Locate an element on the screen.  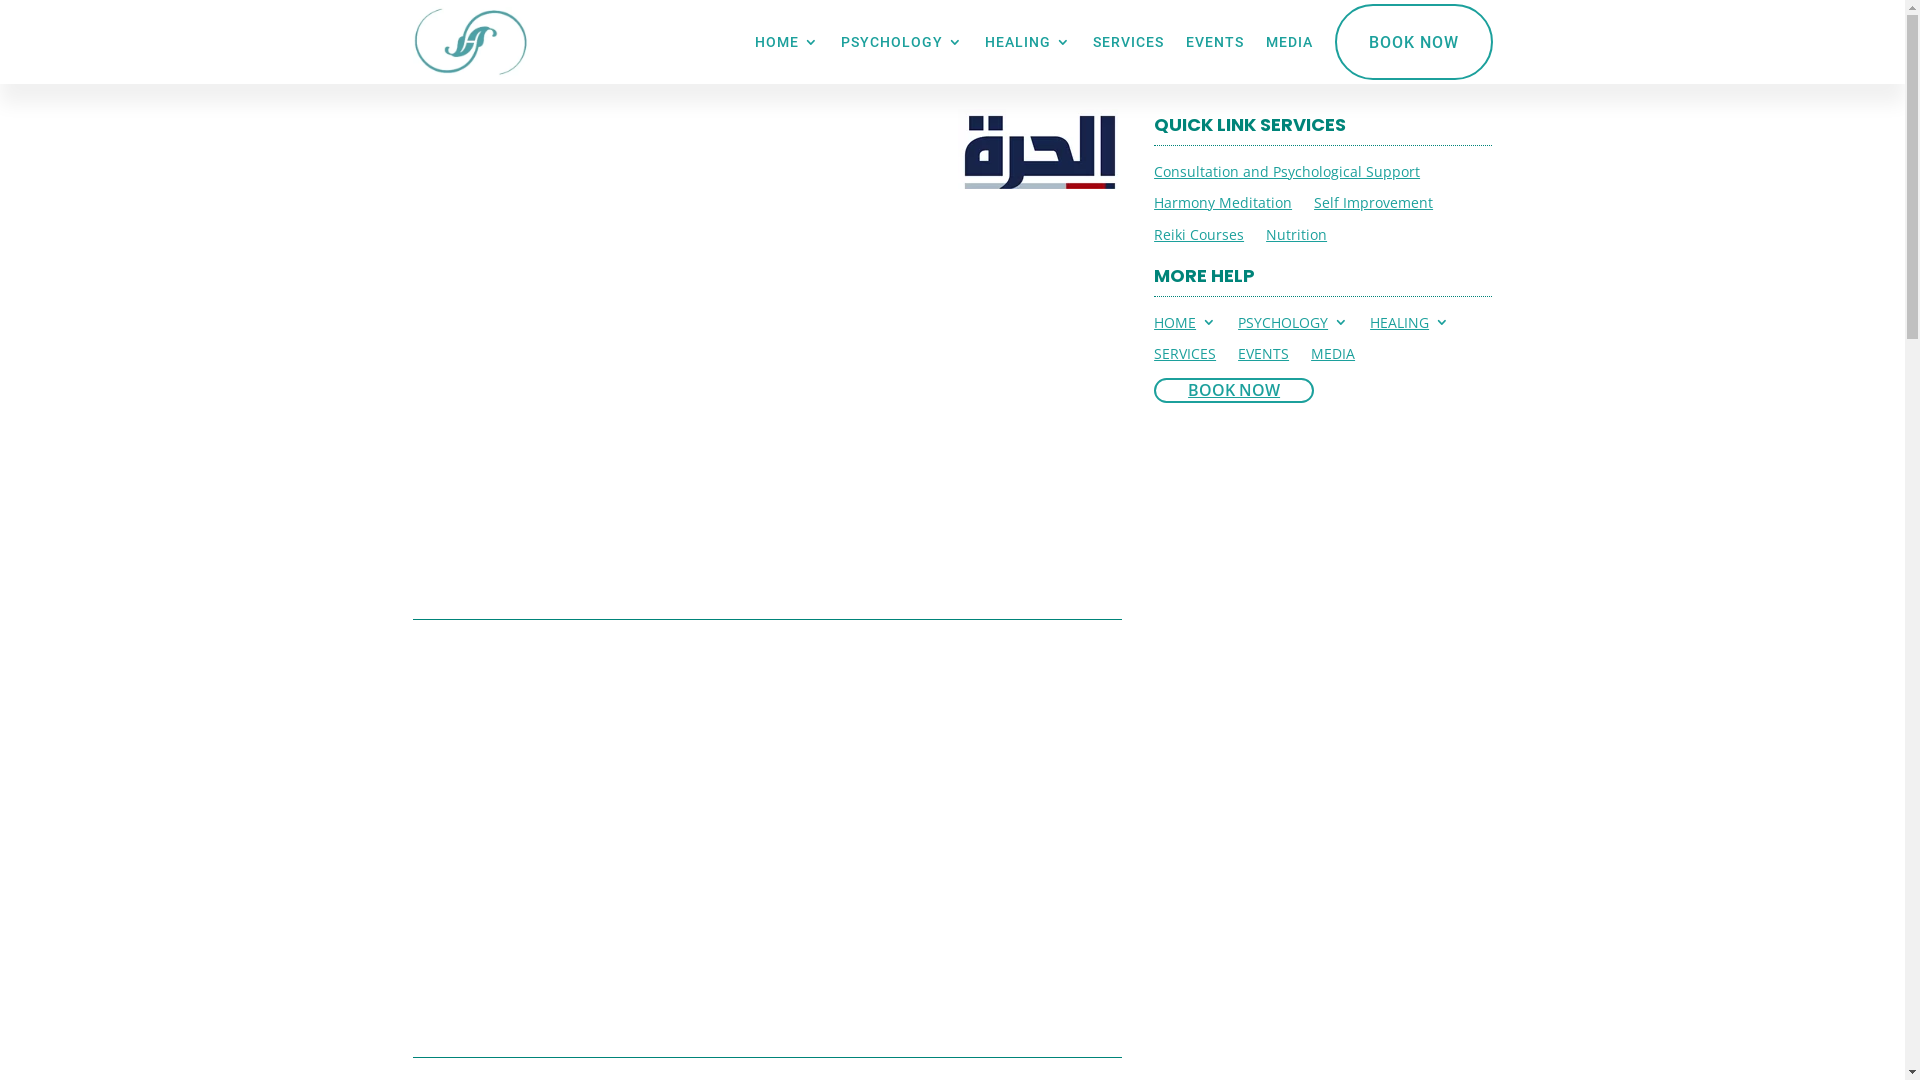
'MEDIA' is located at coordinates (1333, 356).